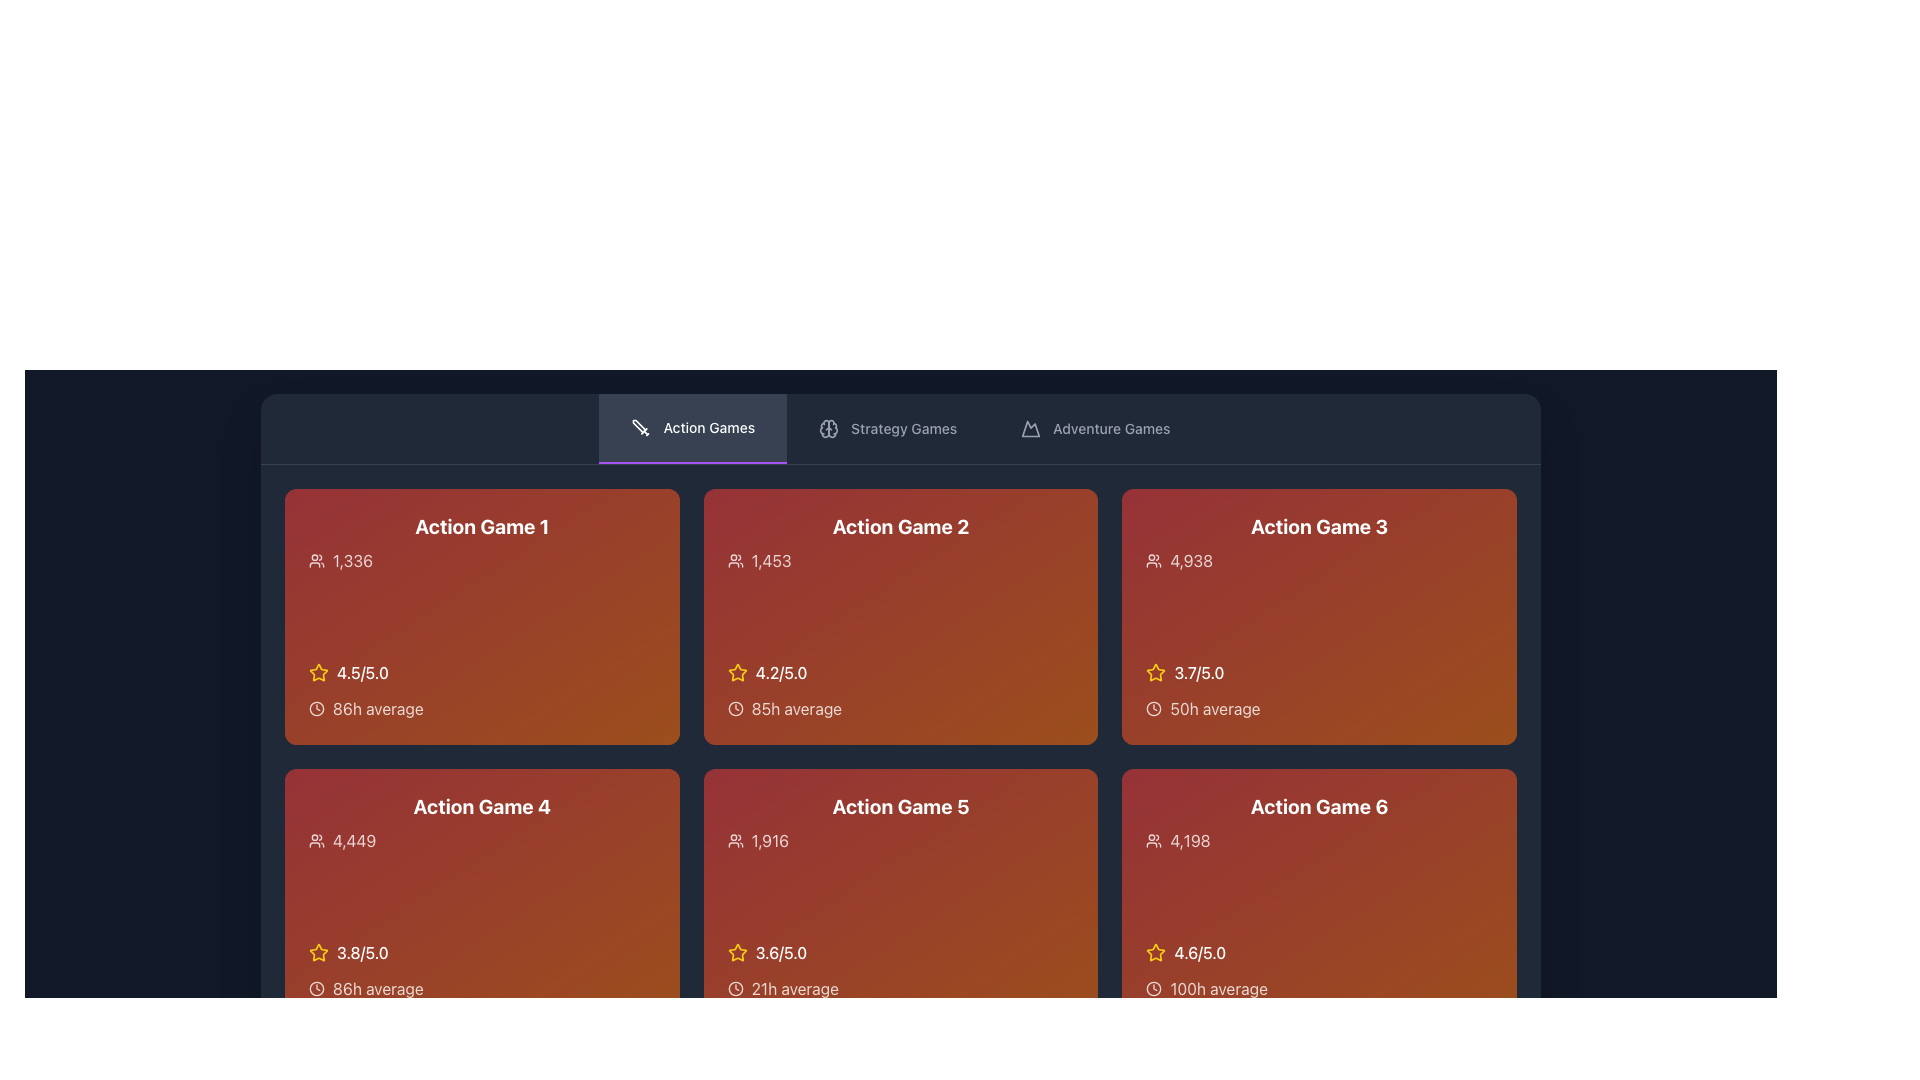 This screenshot has height=1080, width=1920. I want to click on the appearance of the informational icon related to average hours next to the text '50h average' in the content card for 'Action Game 3', so click(1154, 708).